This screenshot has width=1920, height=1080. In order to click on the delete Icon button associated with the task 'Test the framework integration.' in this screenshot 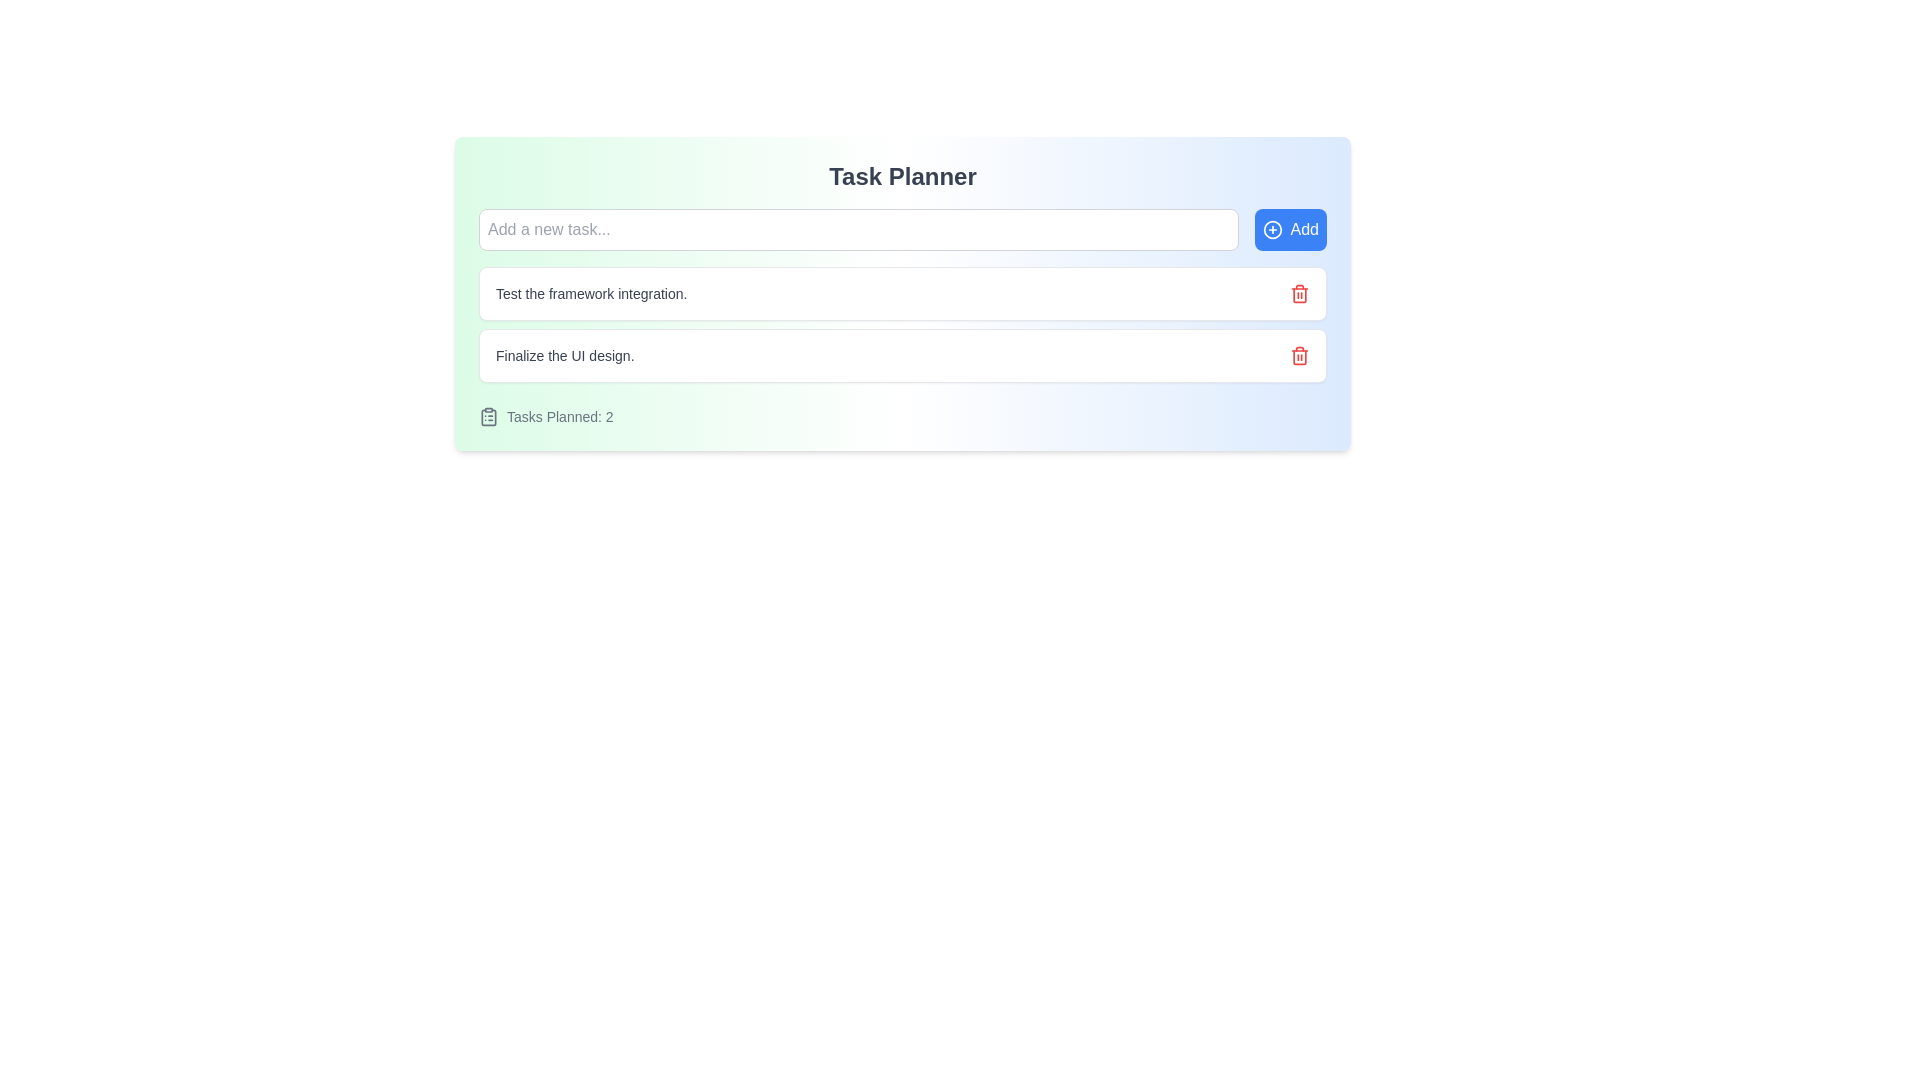, I will do `click(1300, 293)`.